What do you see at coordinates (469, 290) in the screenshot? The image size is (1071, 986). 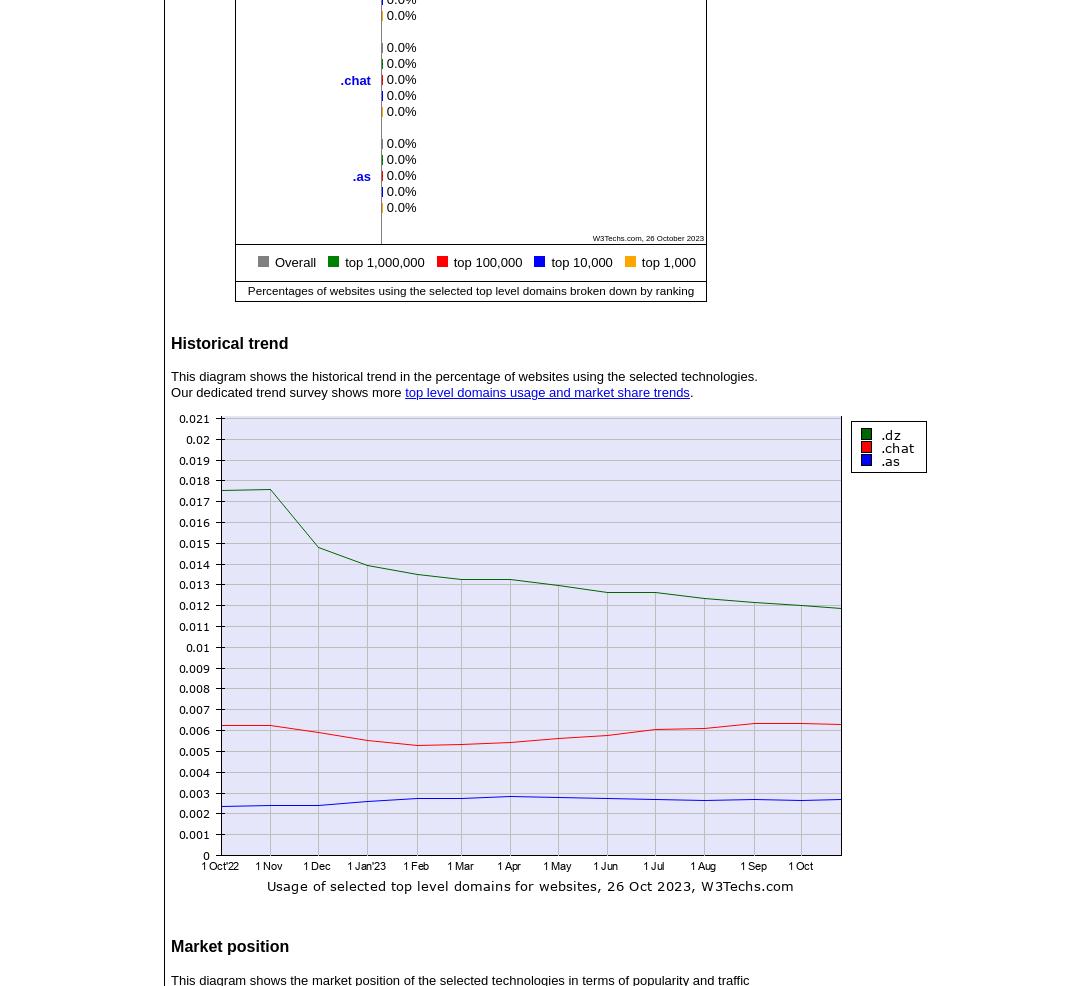 I see `'Percentages of websites using the selected top level domains broken down by ranking'` at bounding box center [469, 290].